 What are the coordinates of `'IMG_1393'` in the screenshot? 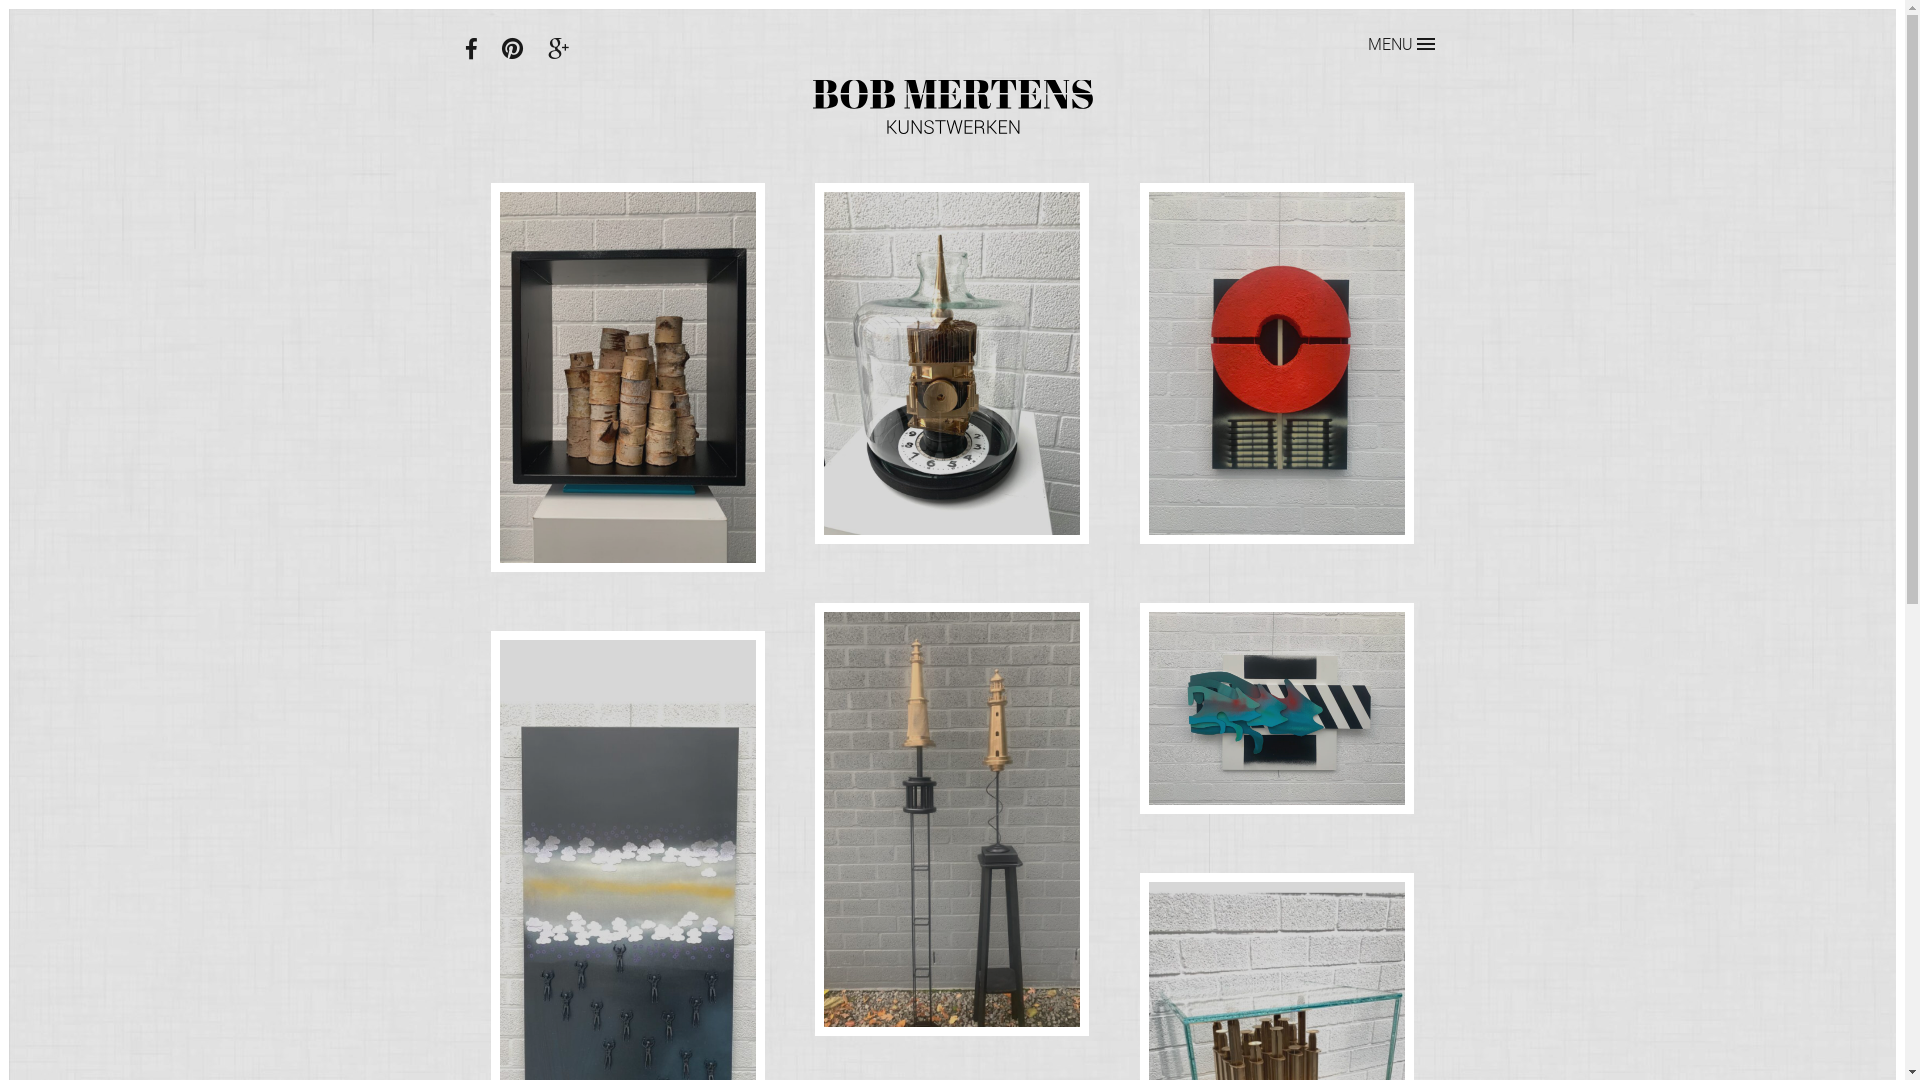 It's located at (951, 362).